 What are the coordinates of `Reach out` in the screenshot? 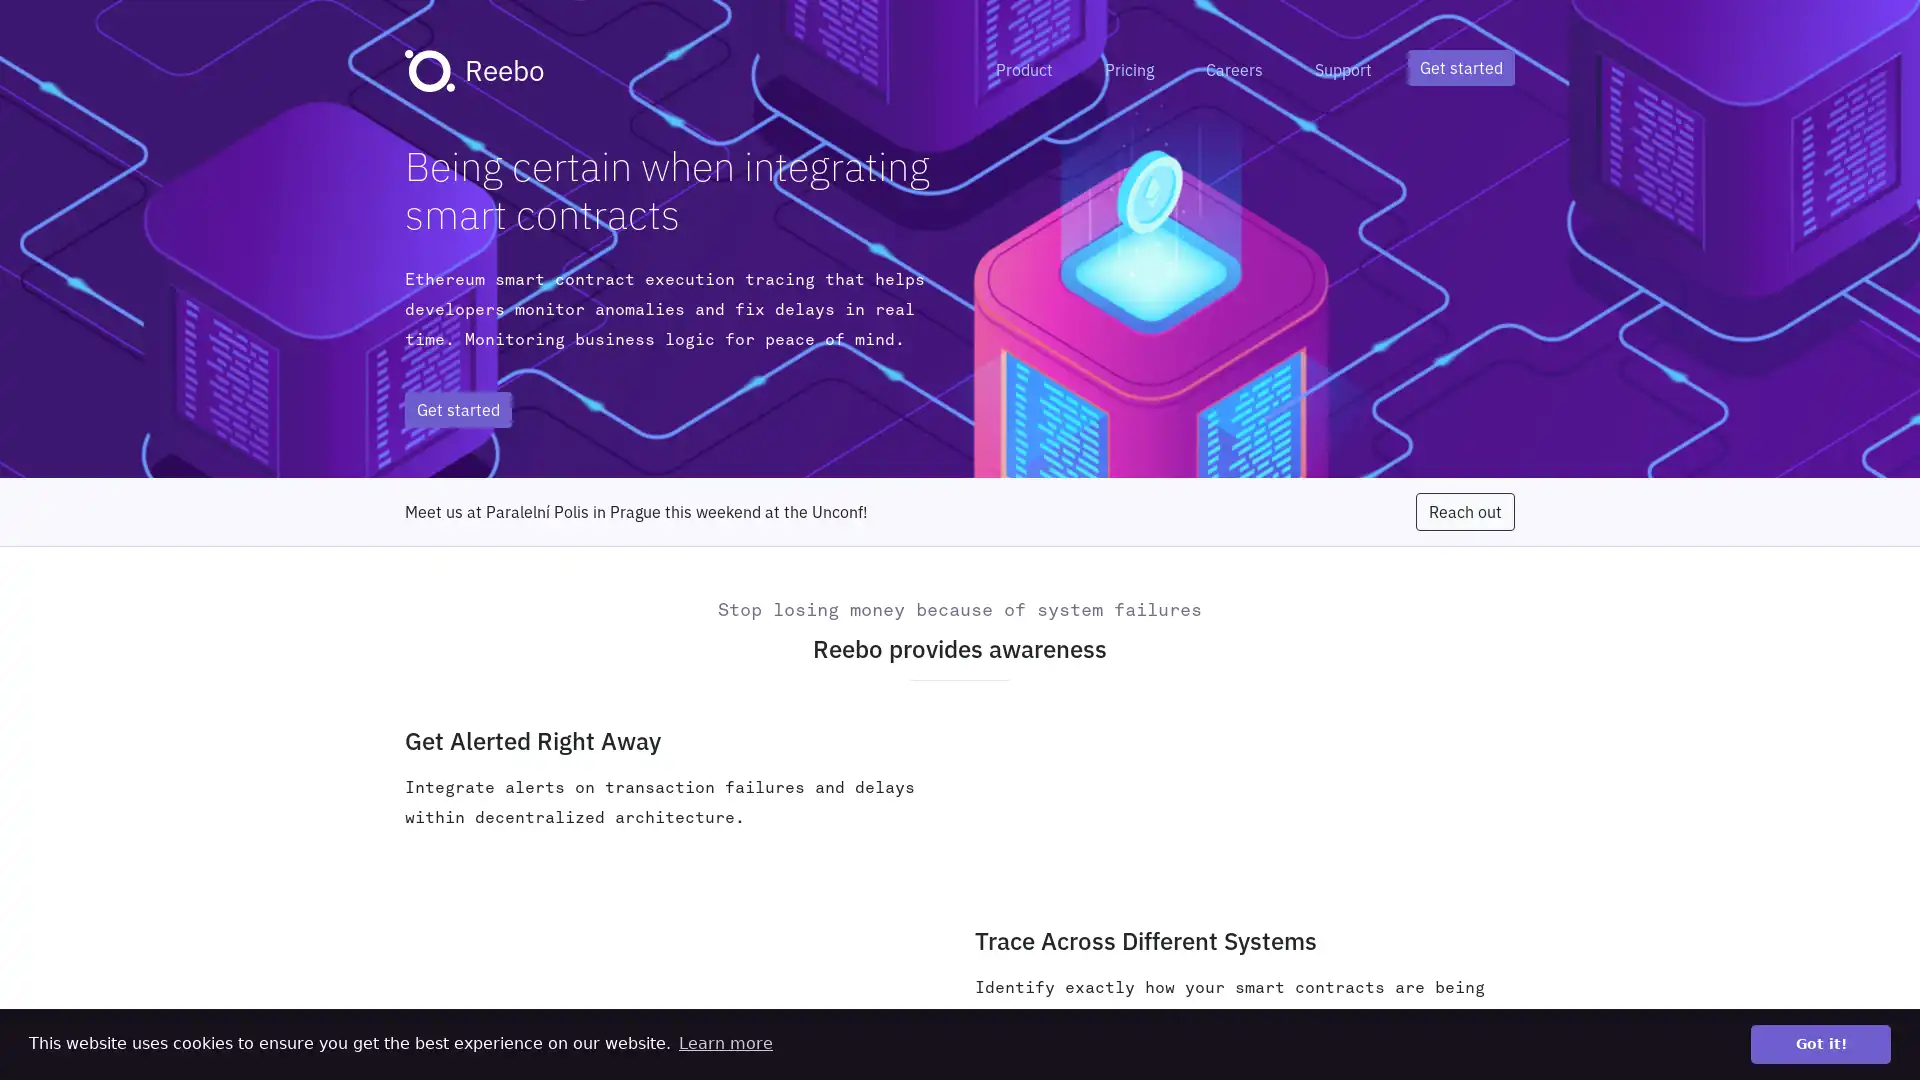 It's located at (1465, 511).